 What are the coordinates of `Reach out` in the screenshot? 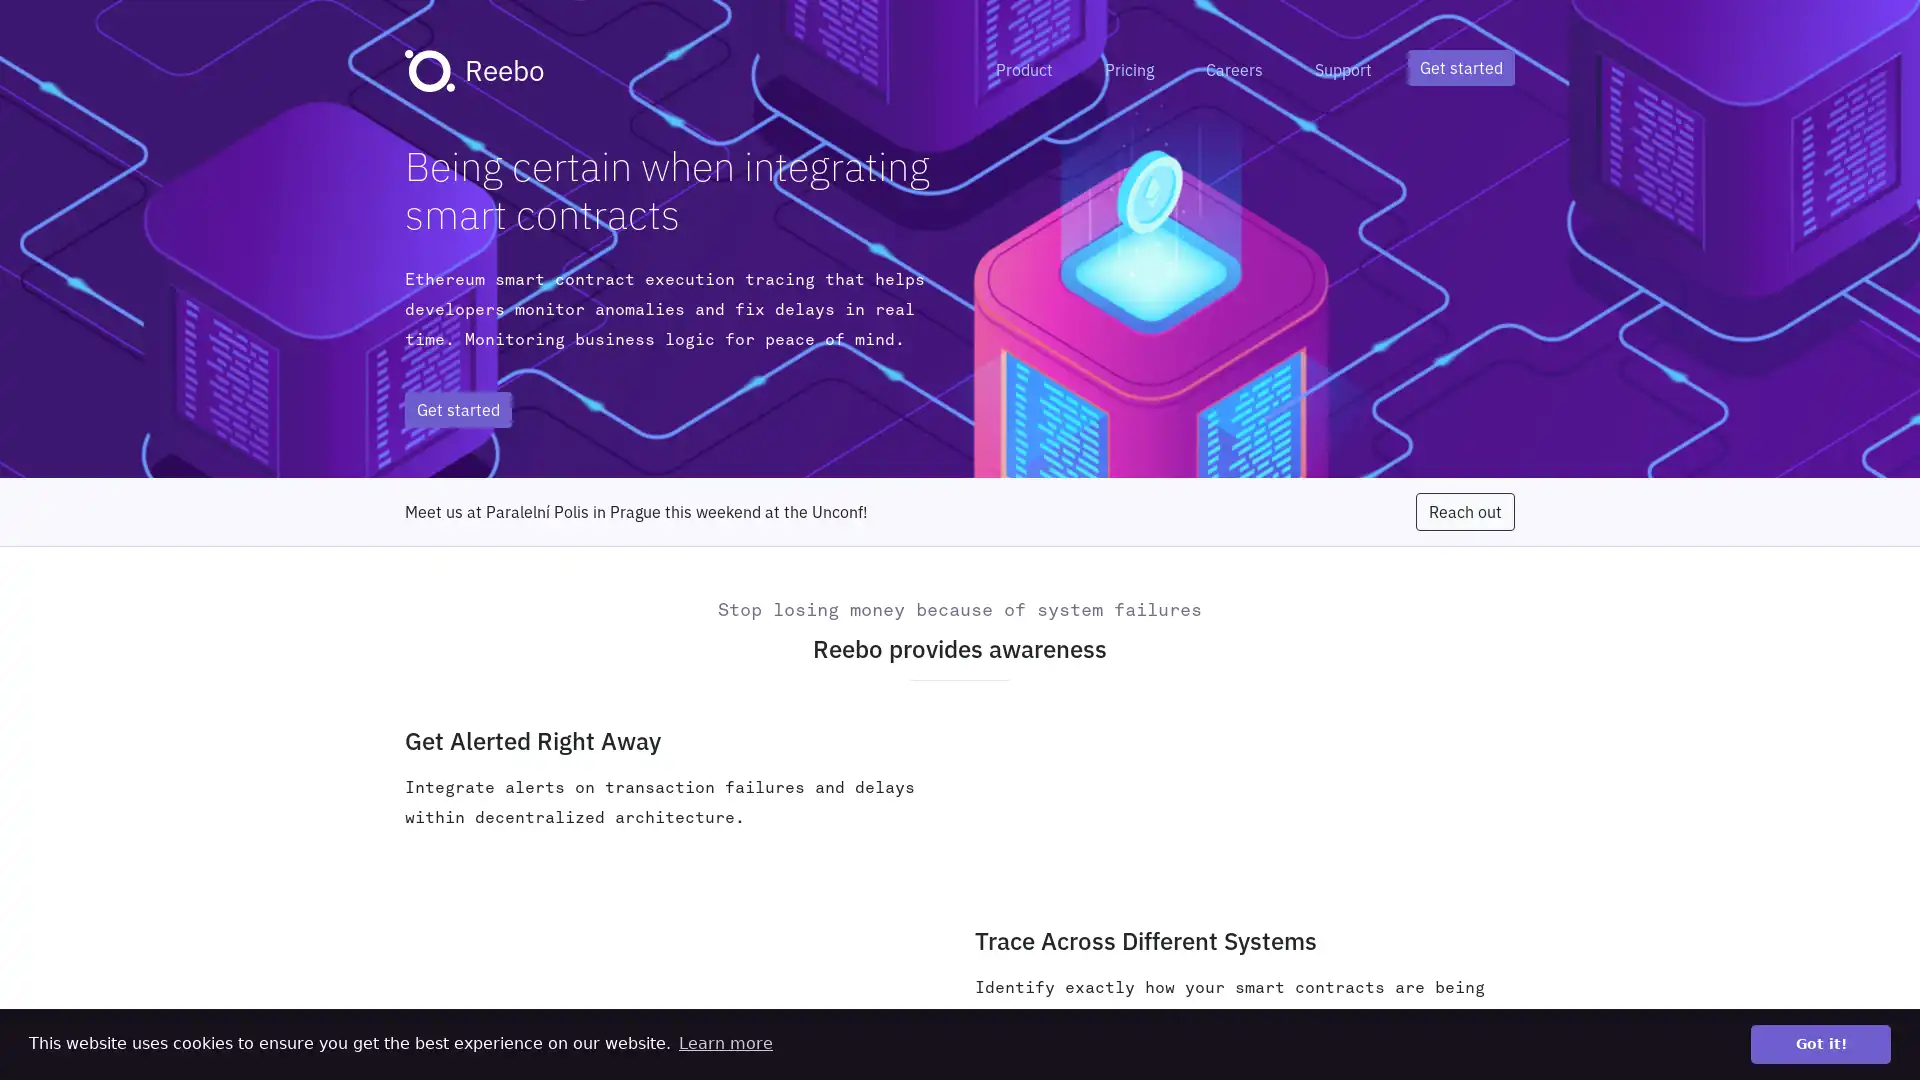 It's located at (1465, 511).